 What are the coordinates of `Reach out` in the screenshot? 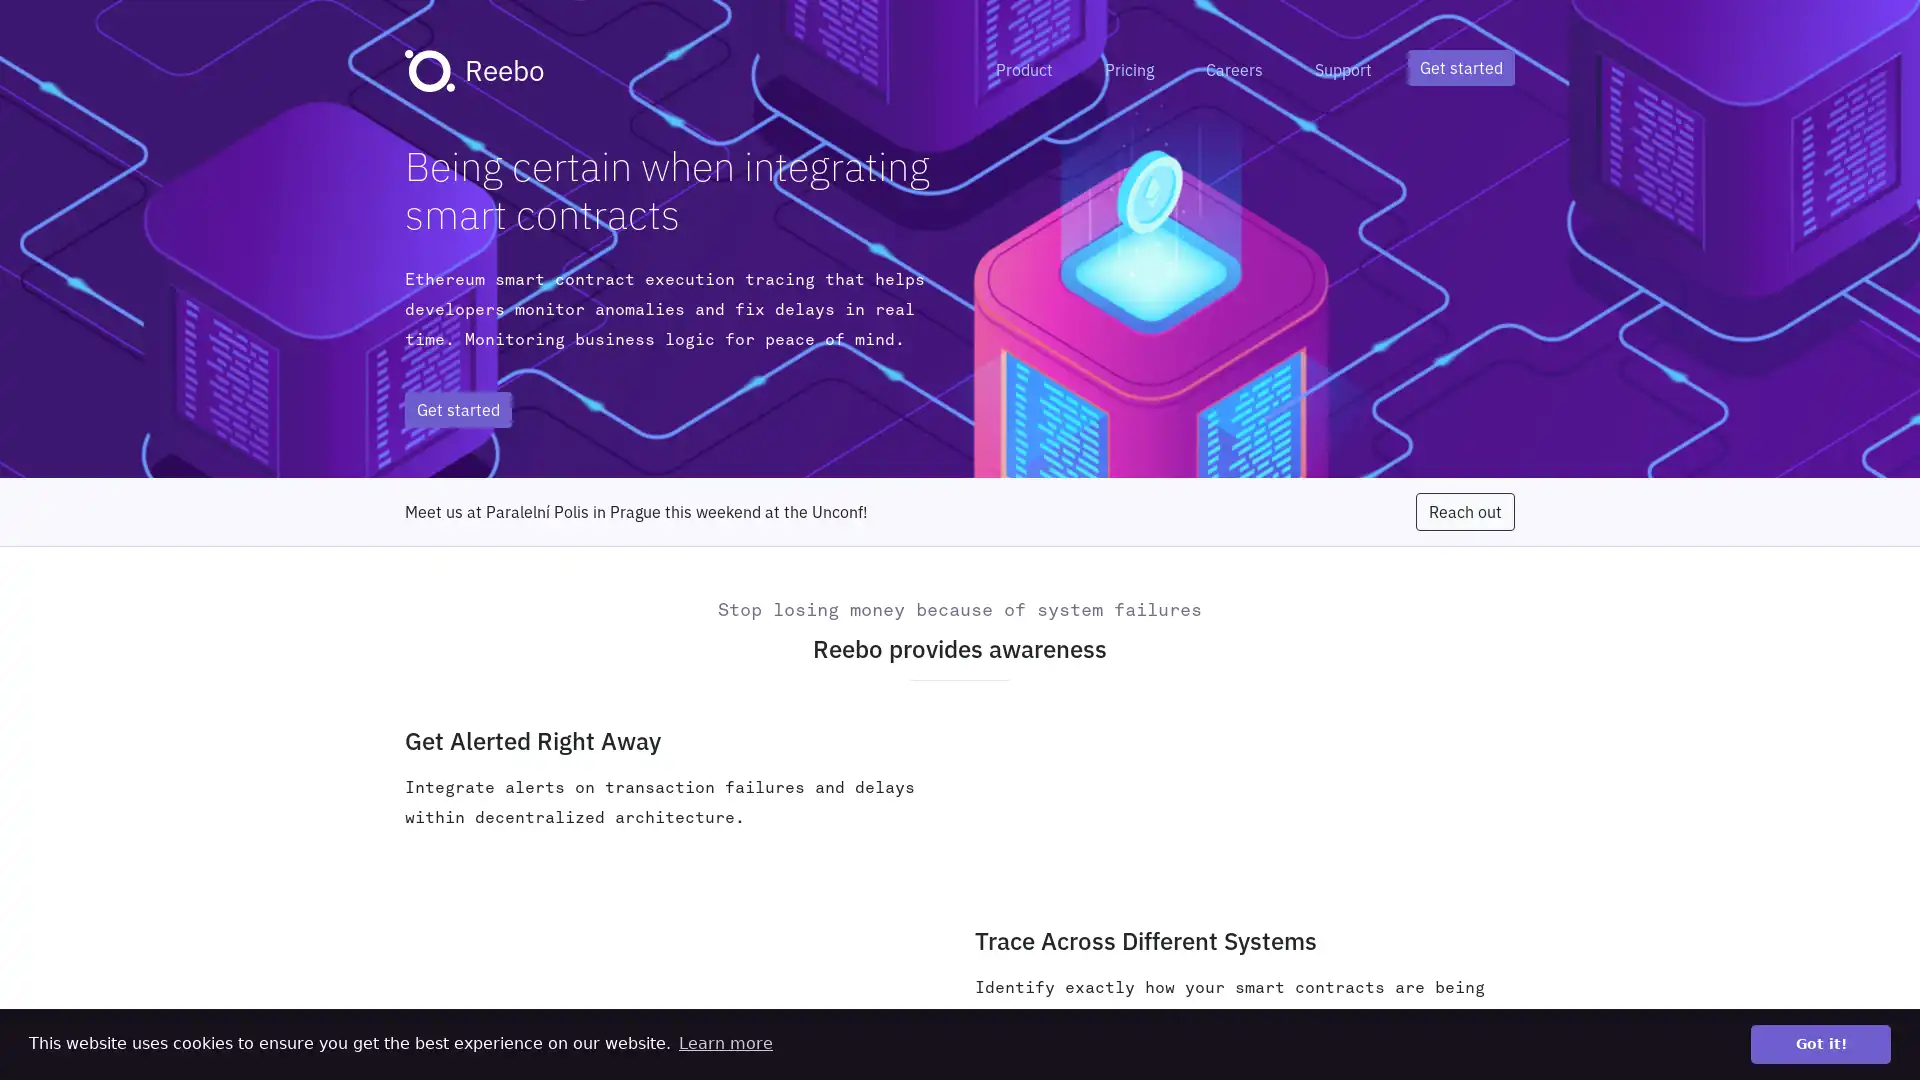 It's located at (1465, 511).